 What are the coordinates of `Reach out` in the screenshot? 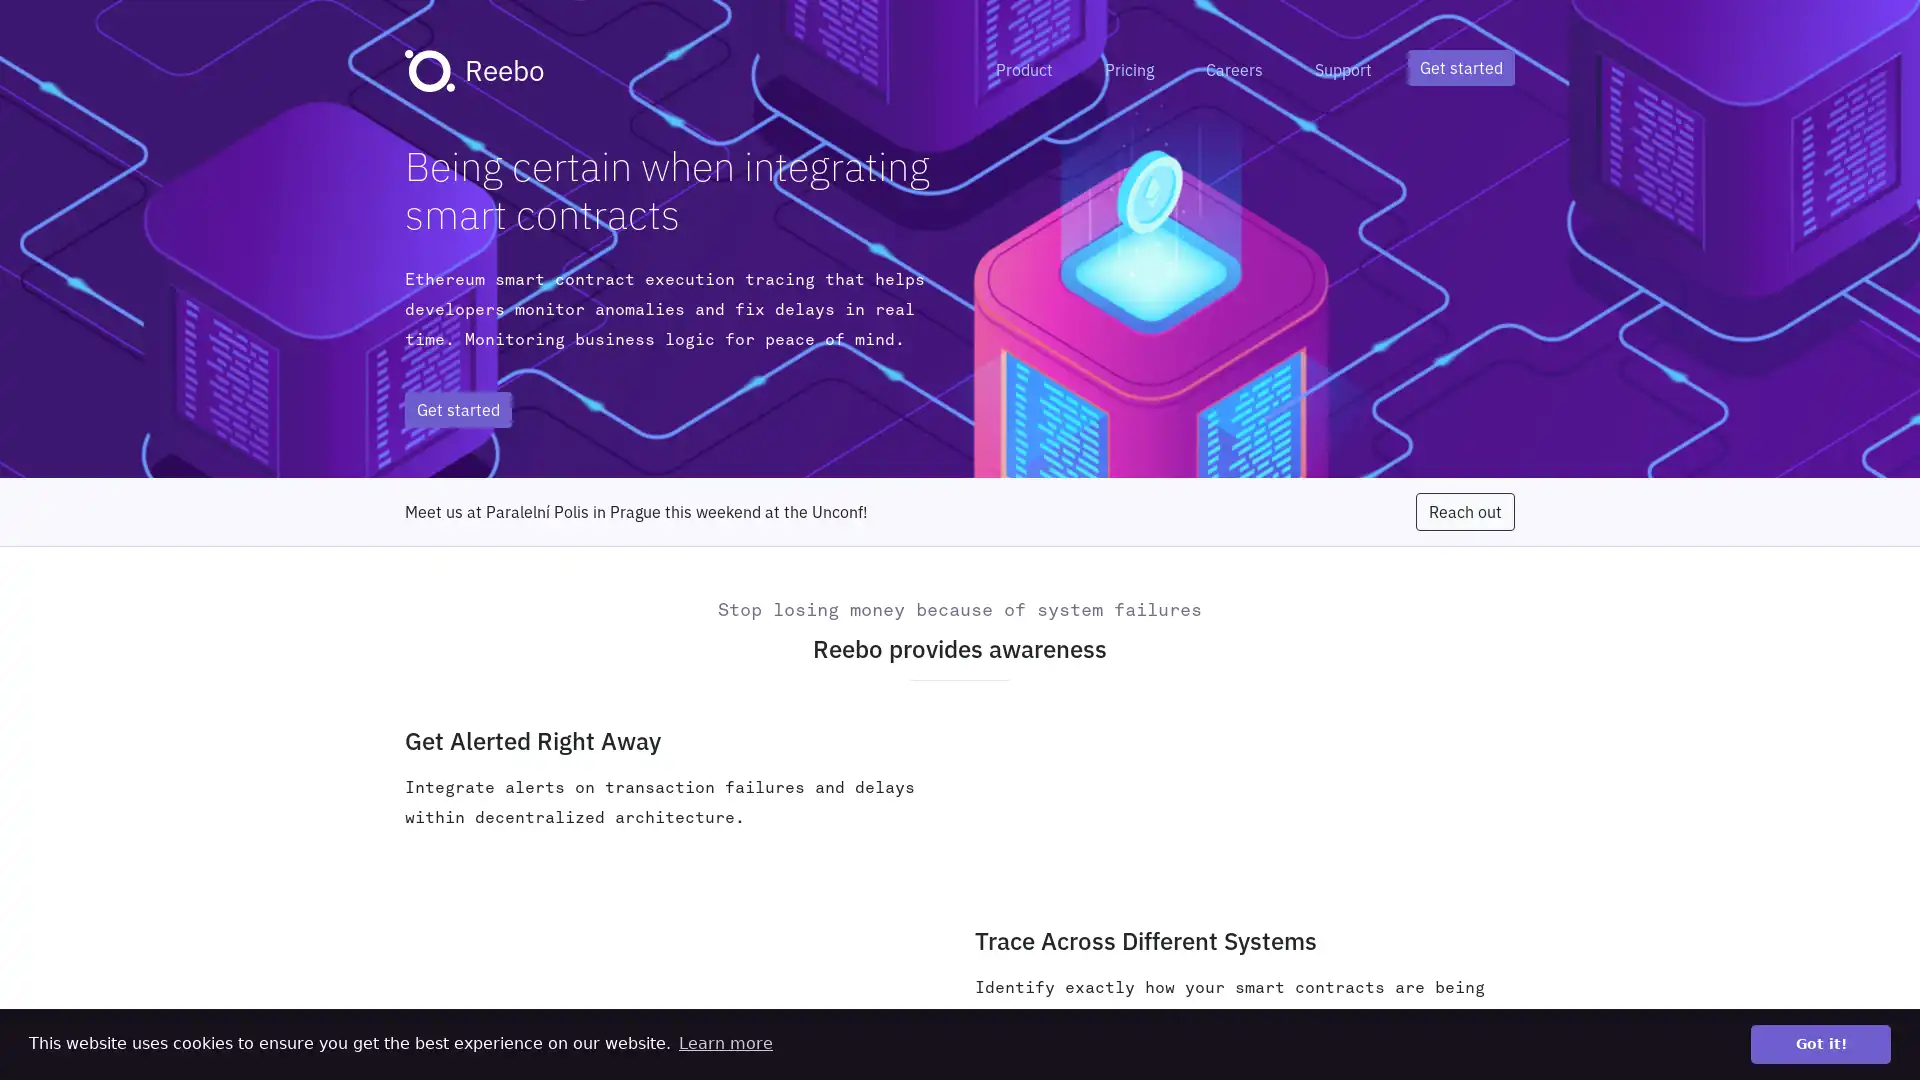 It's located at (1465, 511).